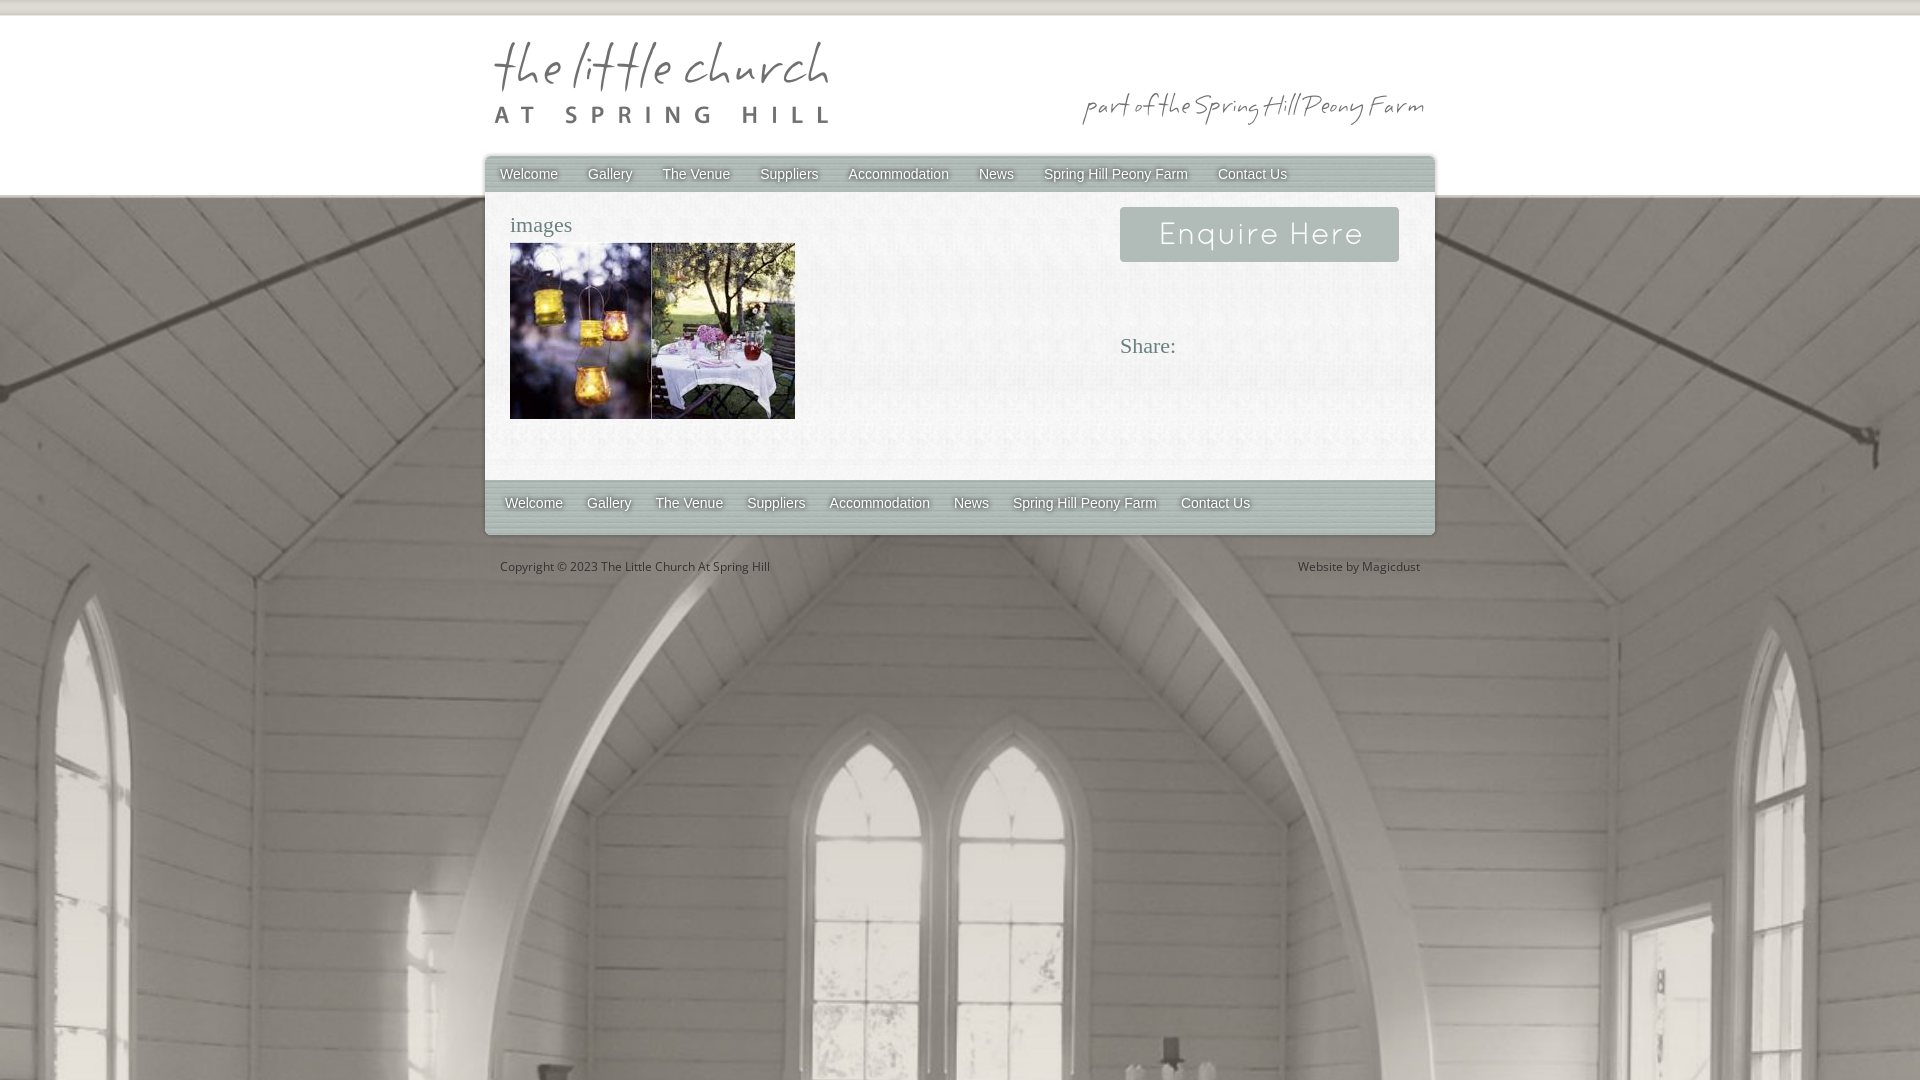  What do you see at coordinates (1115, 172) in the screenshot?
I see `'Spring Hill Peony Farm'` at bounding box center [1115, 172].